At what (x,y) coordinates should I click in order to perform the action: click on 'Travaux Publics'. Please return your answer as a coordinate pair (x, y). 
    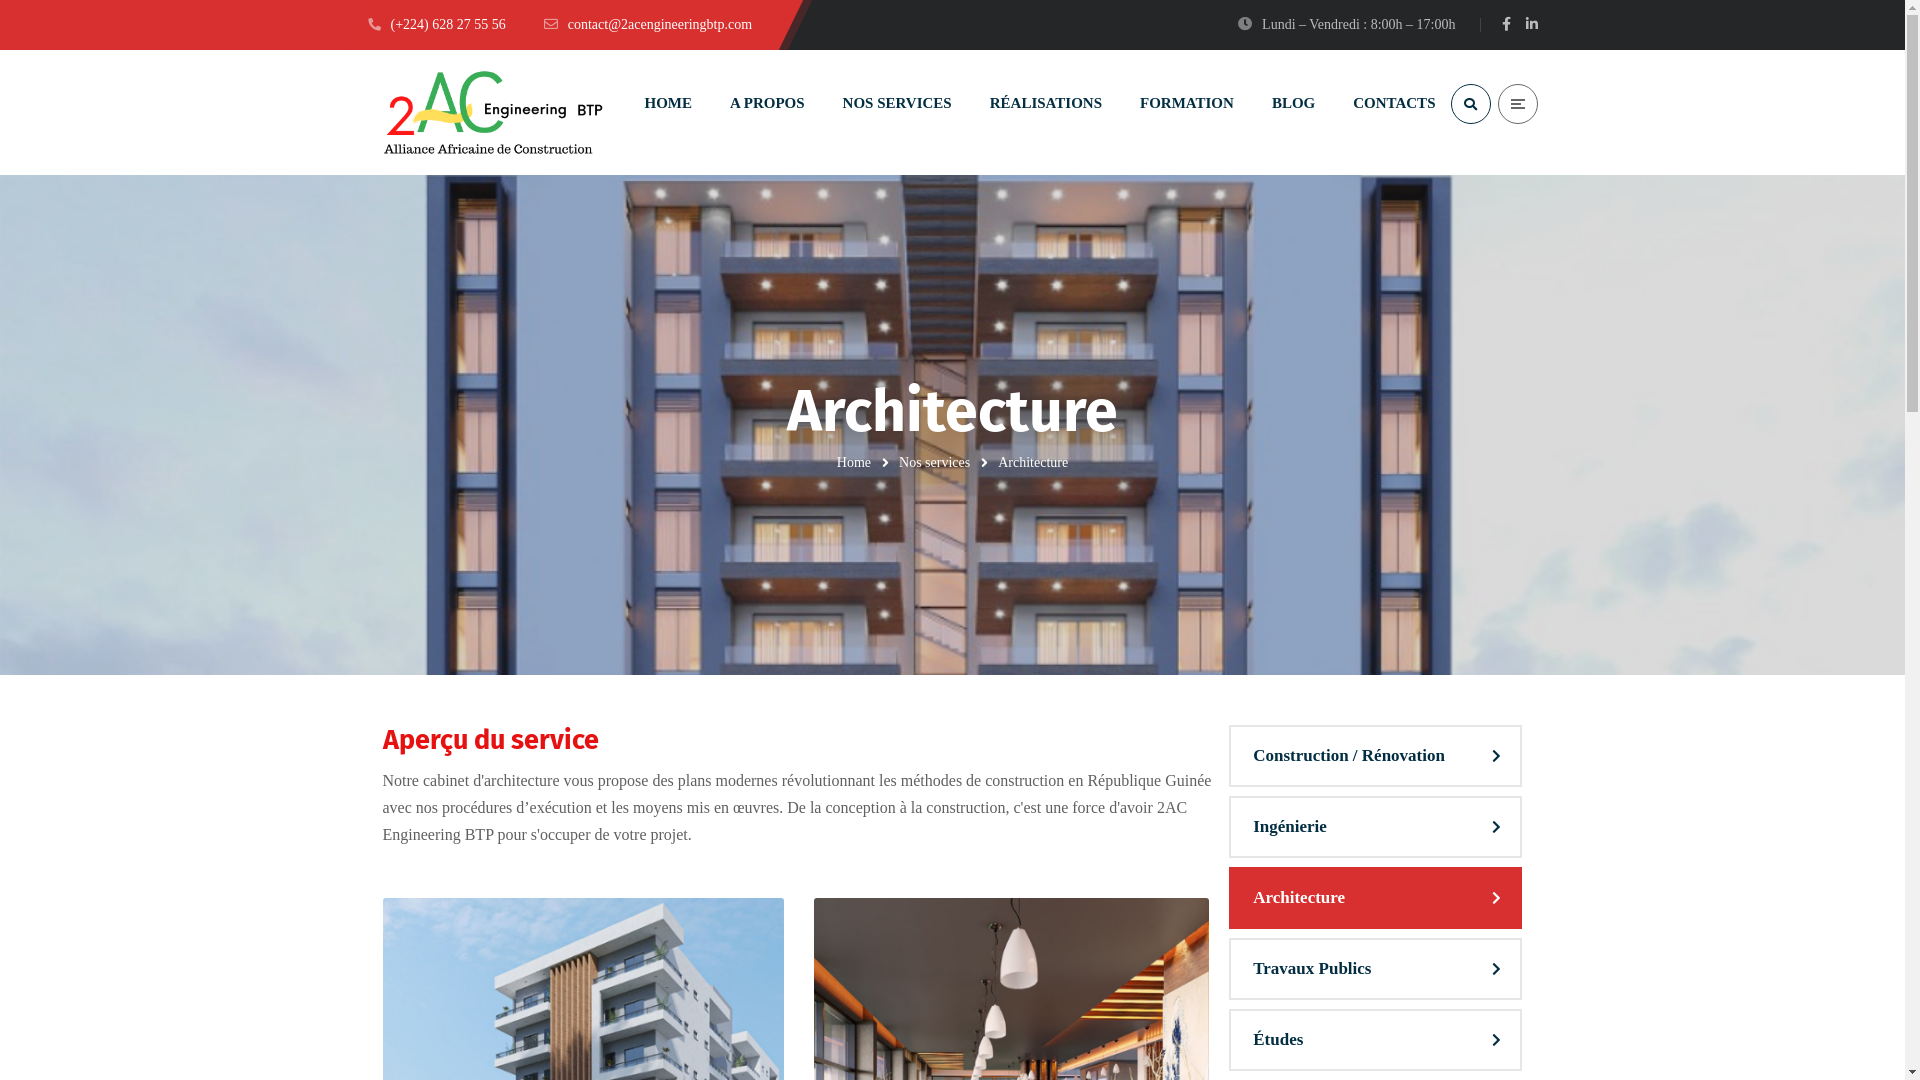
    Looking at the image, I should click on (1374, 967).